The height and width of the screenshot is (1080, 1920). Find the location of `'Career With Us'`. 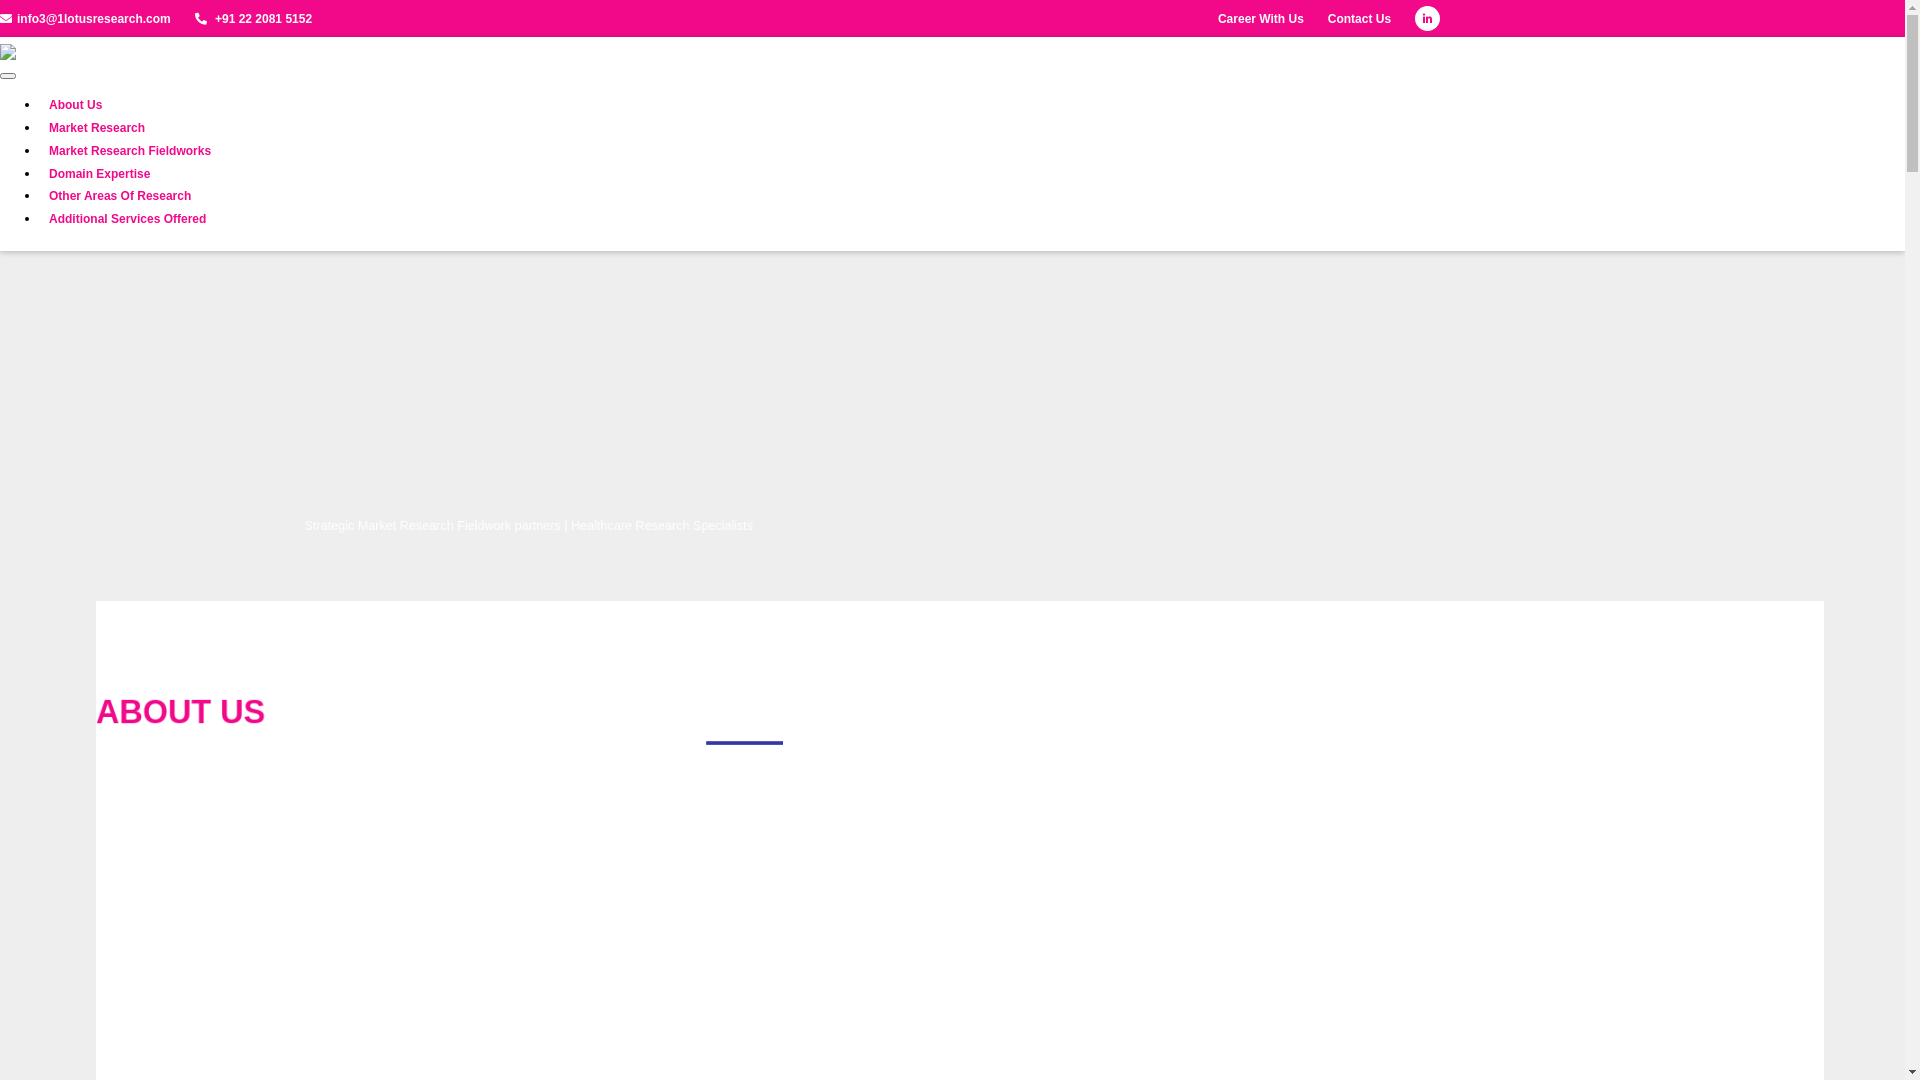

'Career With Us' is located at coordinates (1260, 19).